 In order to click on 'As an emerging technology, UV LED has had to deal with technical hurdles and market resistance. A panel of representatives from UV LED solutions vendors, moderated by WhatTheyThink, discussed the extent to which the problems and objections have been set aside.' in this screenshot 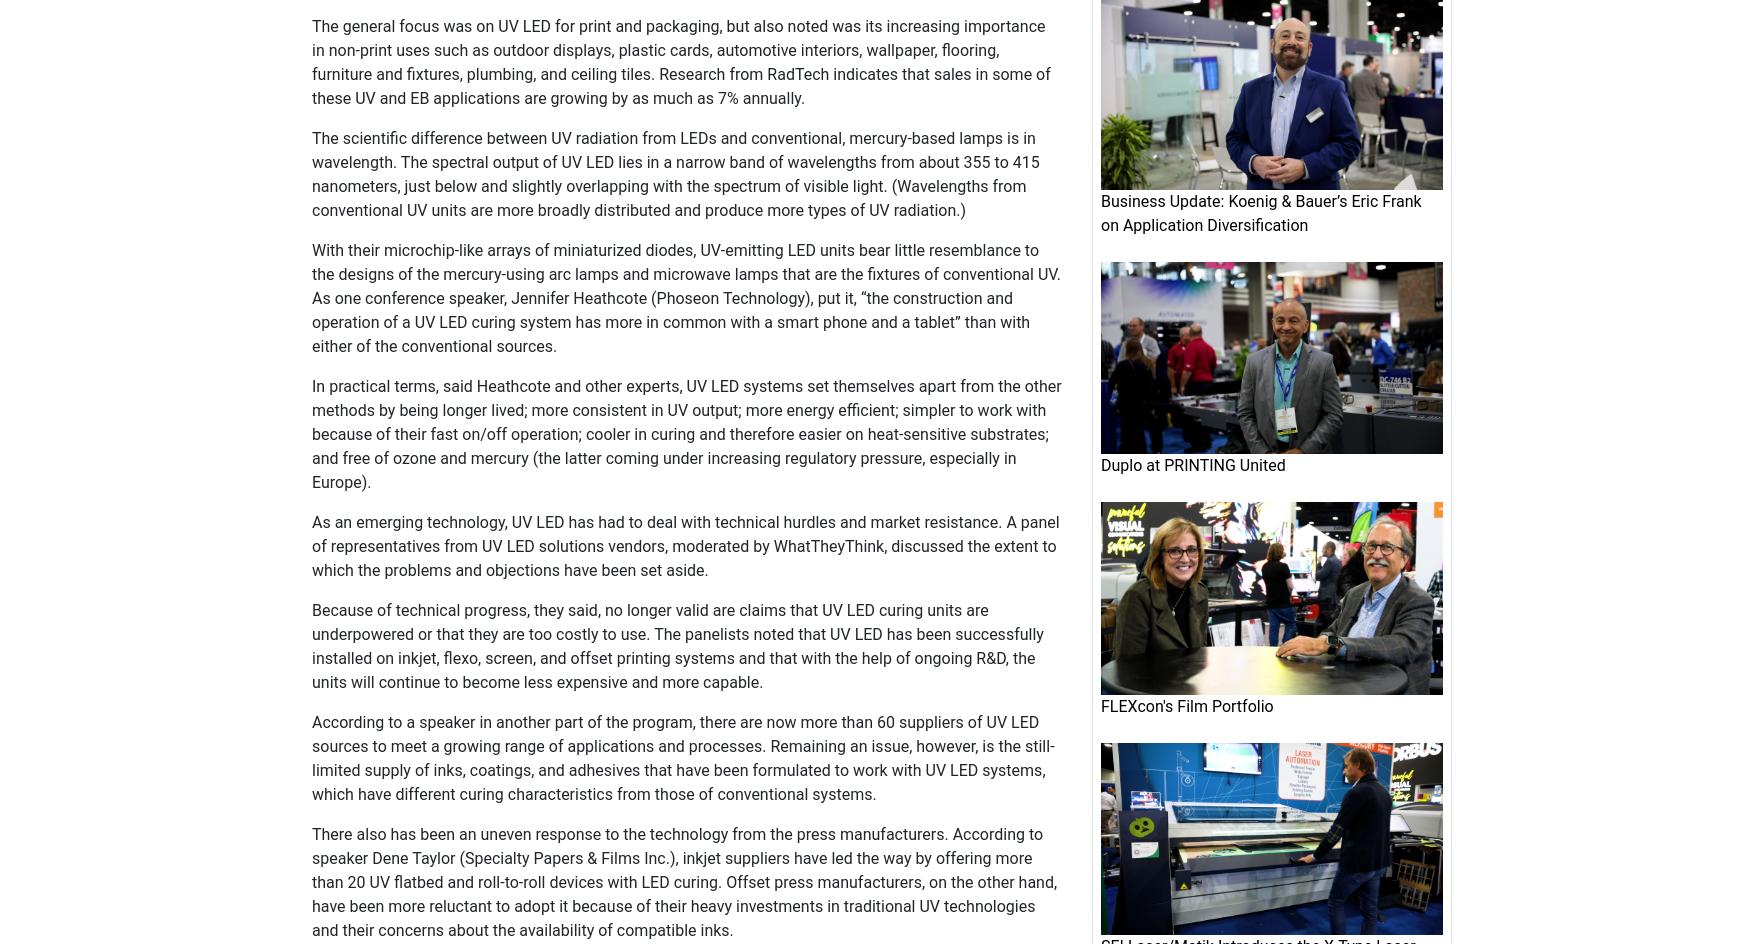, I will do `click(685, 545)`.